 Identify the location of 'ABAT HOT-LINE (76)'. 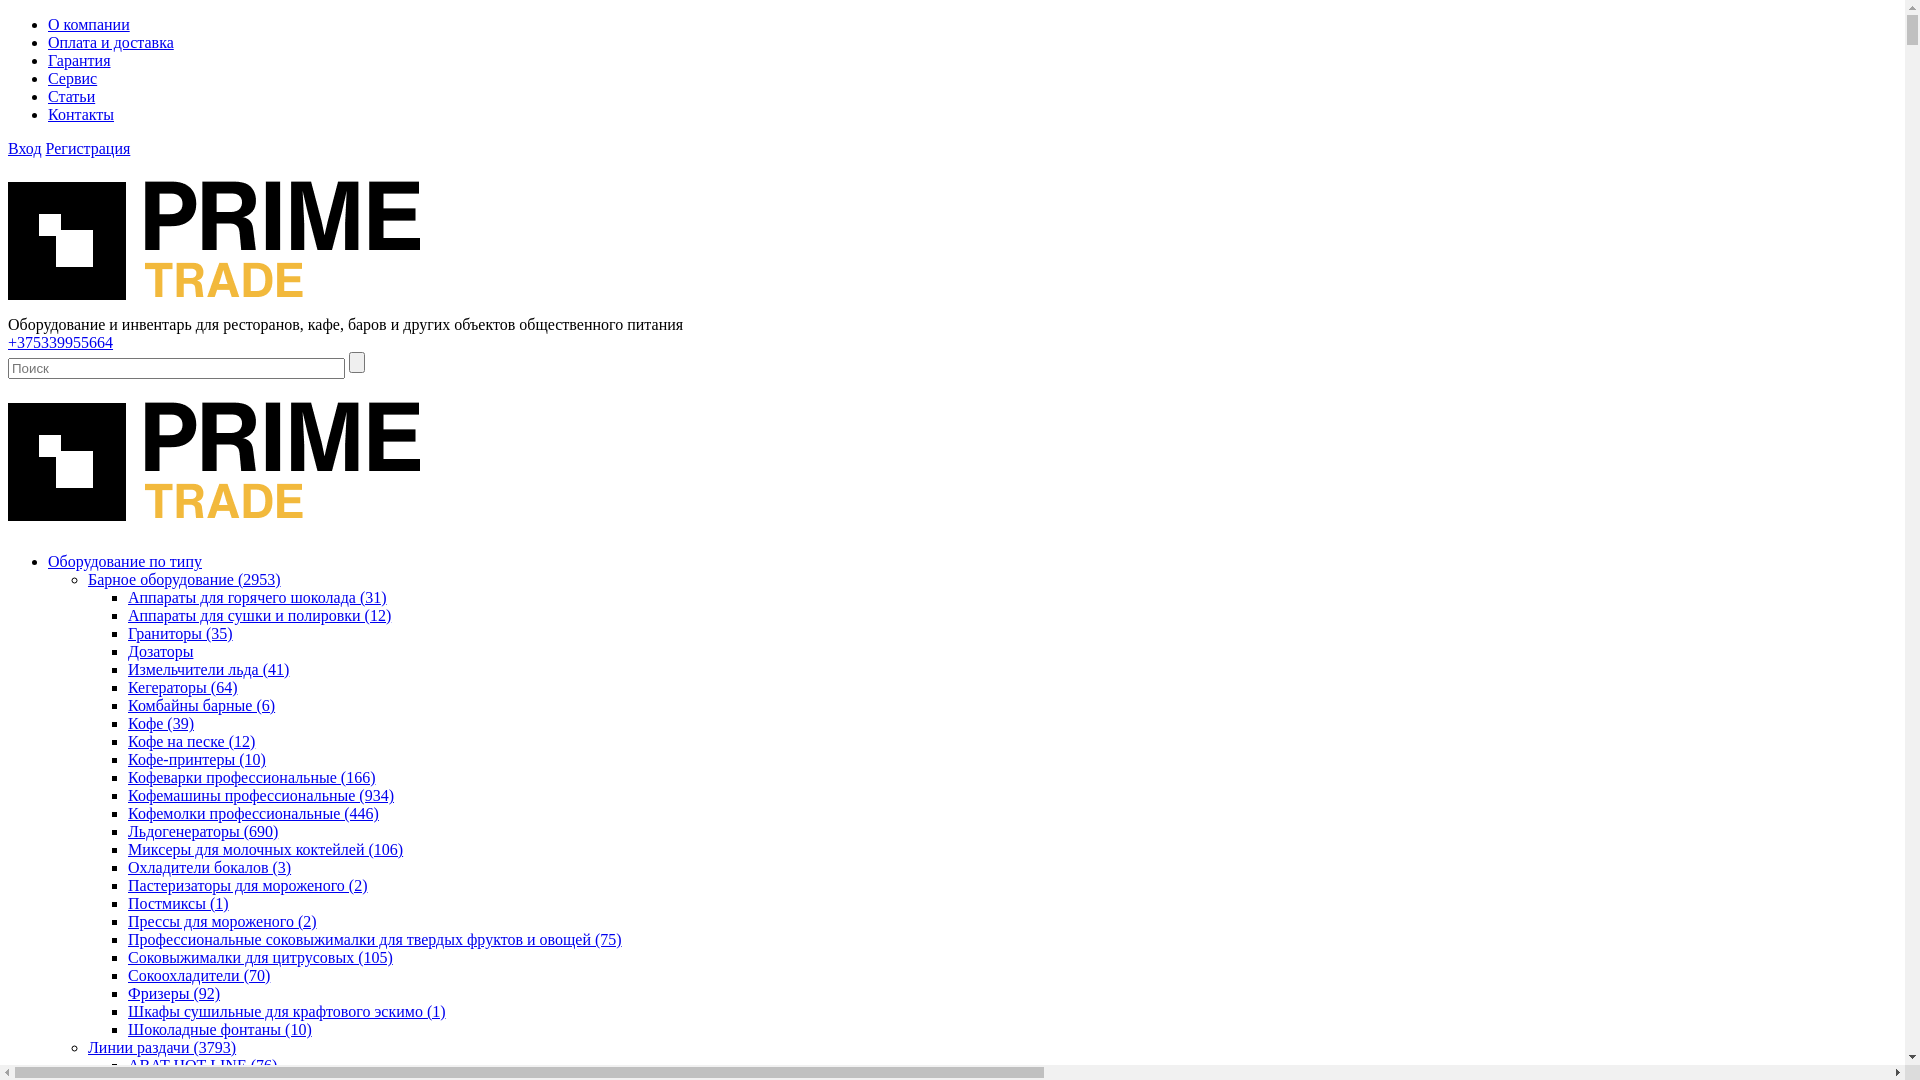
(202, 1064).